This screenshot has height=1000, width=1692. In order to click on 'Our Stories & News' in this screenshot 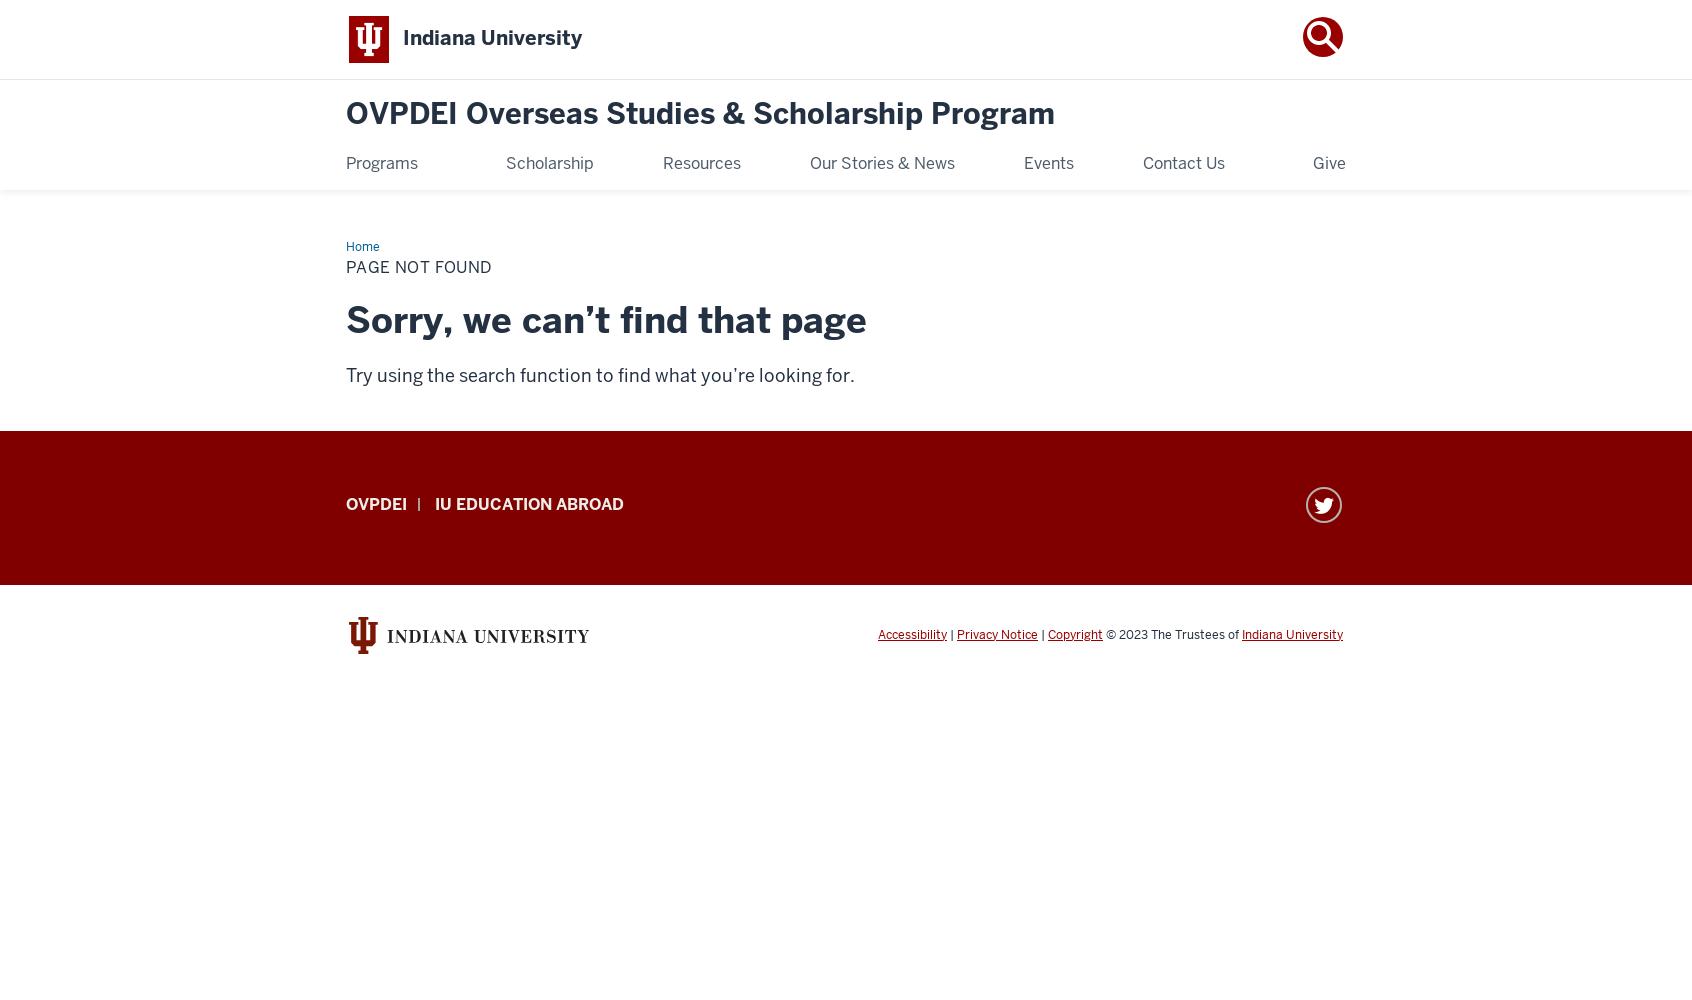, I will do `click(881, 163)`.